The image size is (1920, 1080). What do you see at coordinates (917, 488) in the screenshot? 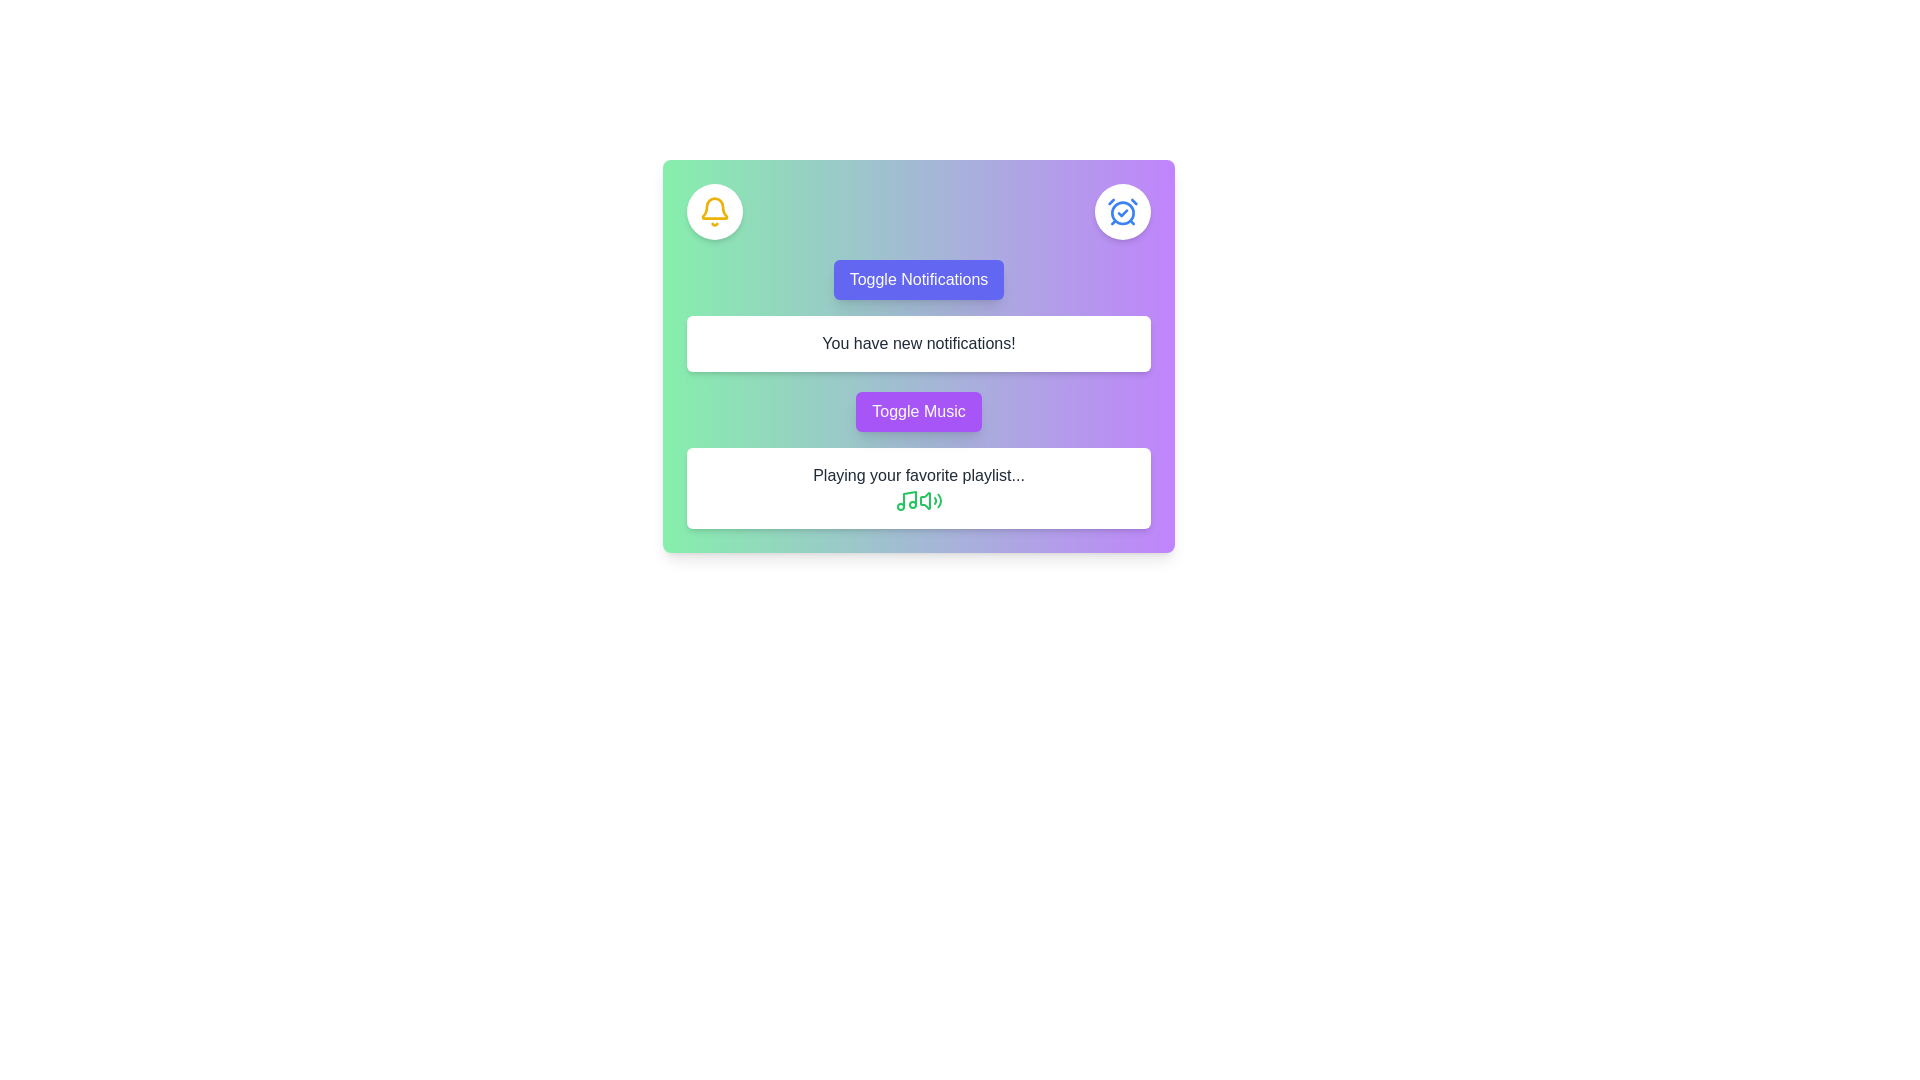
I see `the Informational panel containing the text 'Playing your favorite playlist...' and the musical note and speaker icons, which is located below the 'Toggle Music' button` at bounding box center [917, 488].